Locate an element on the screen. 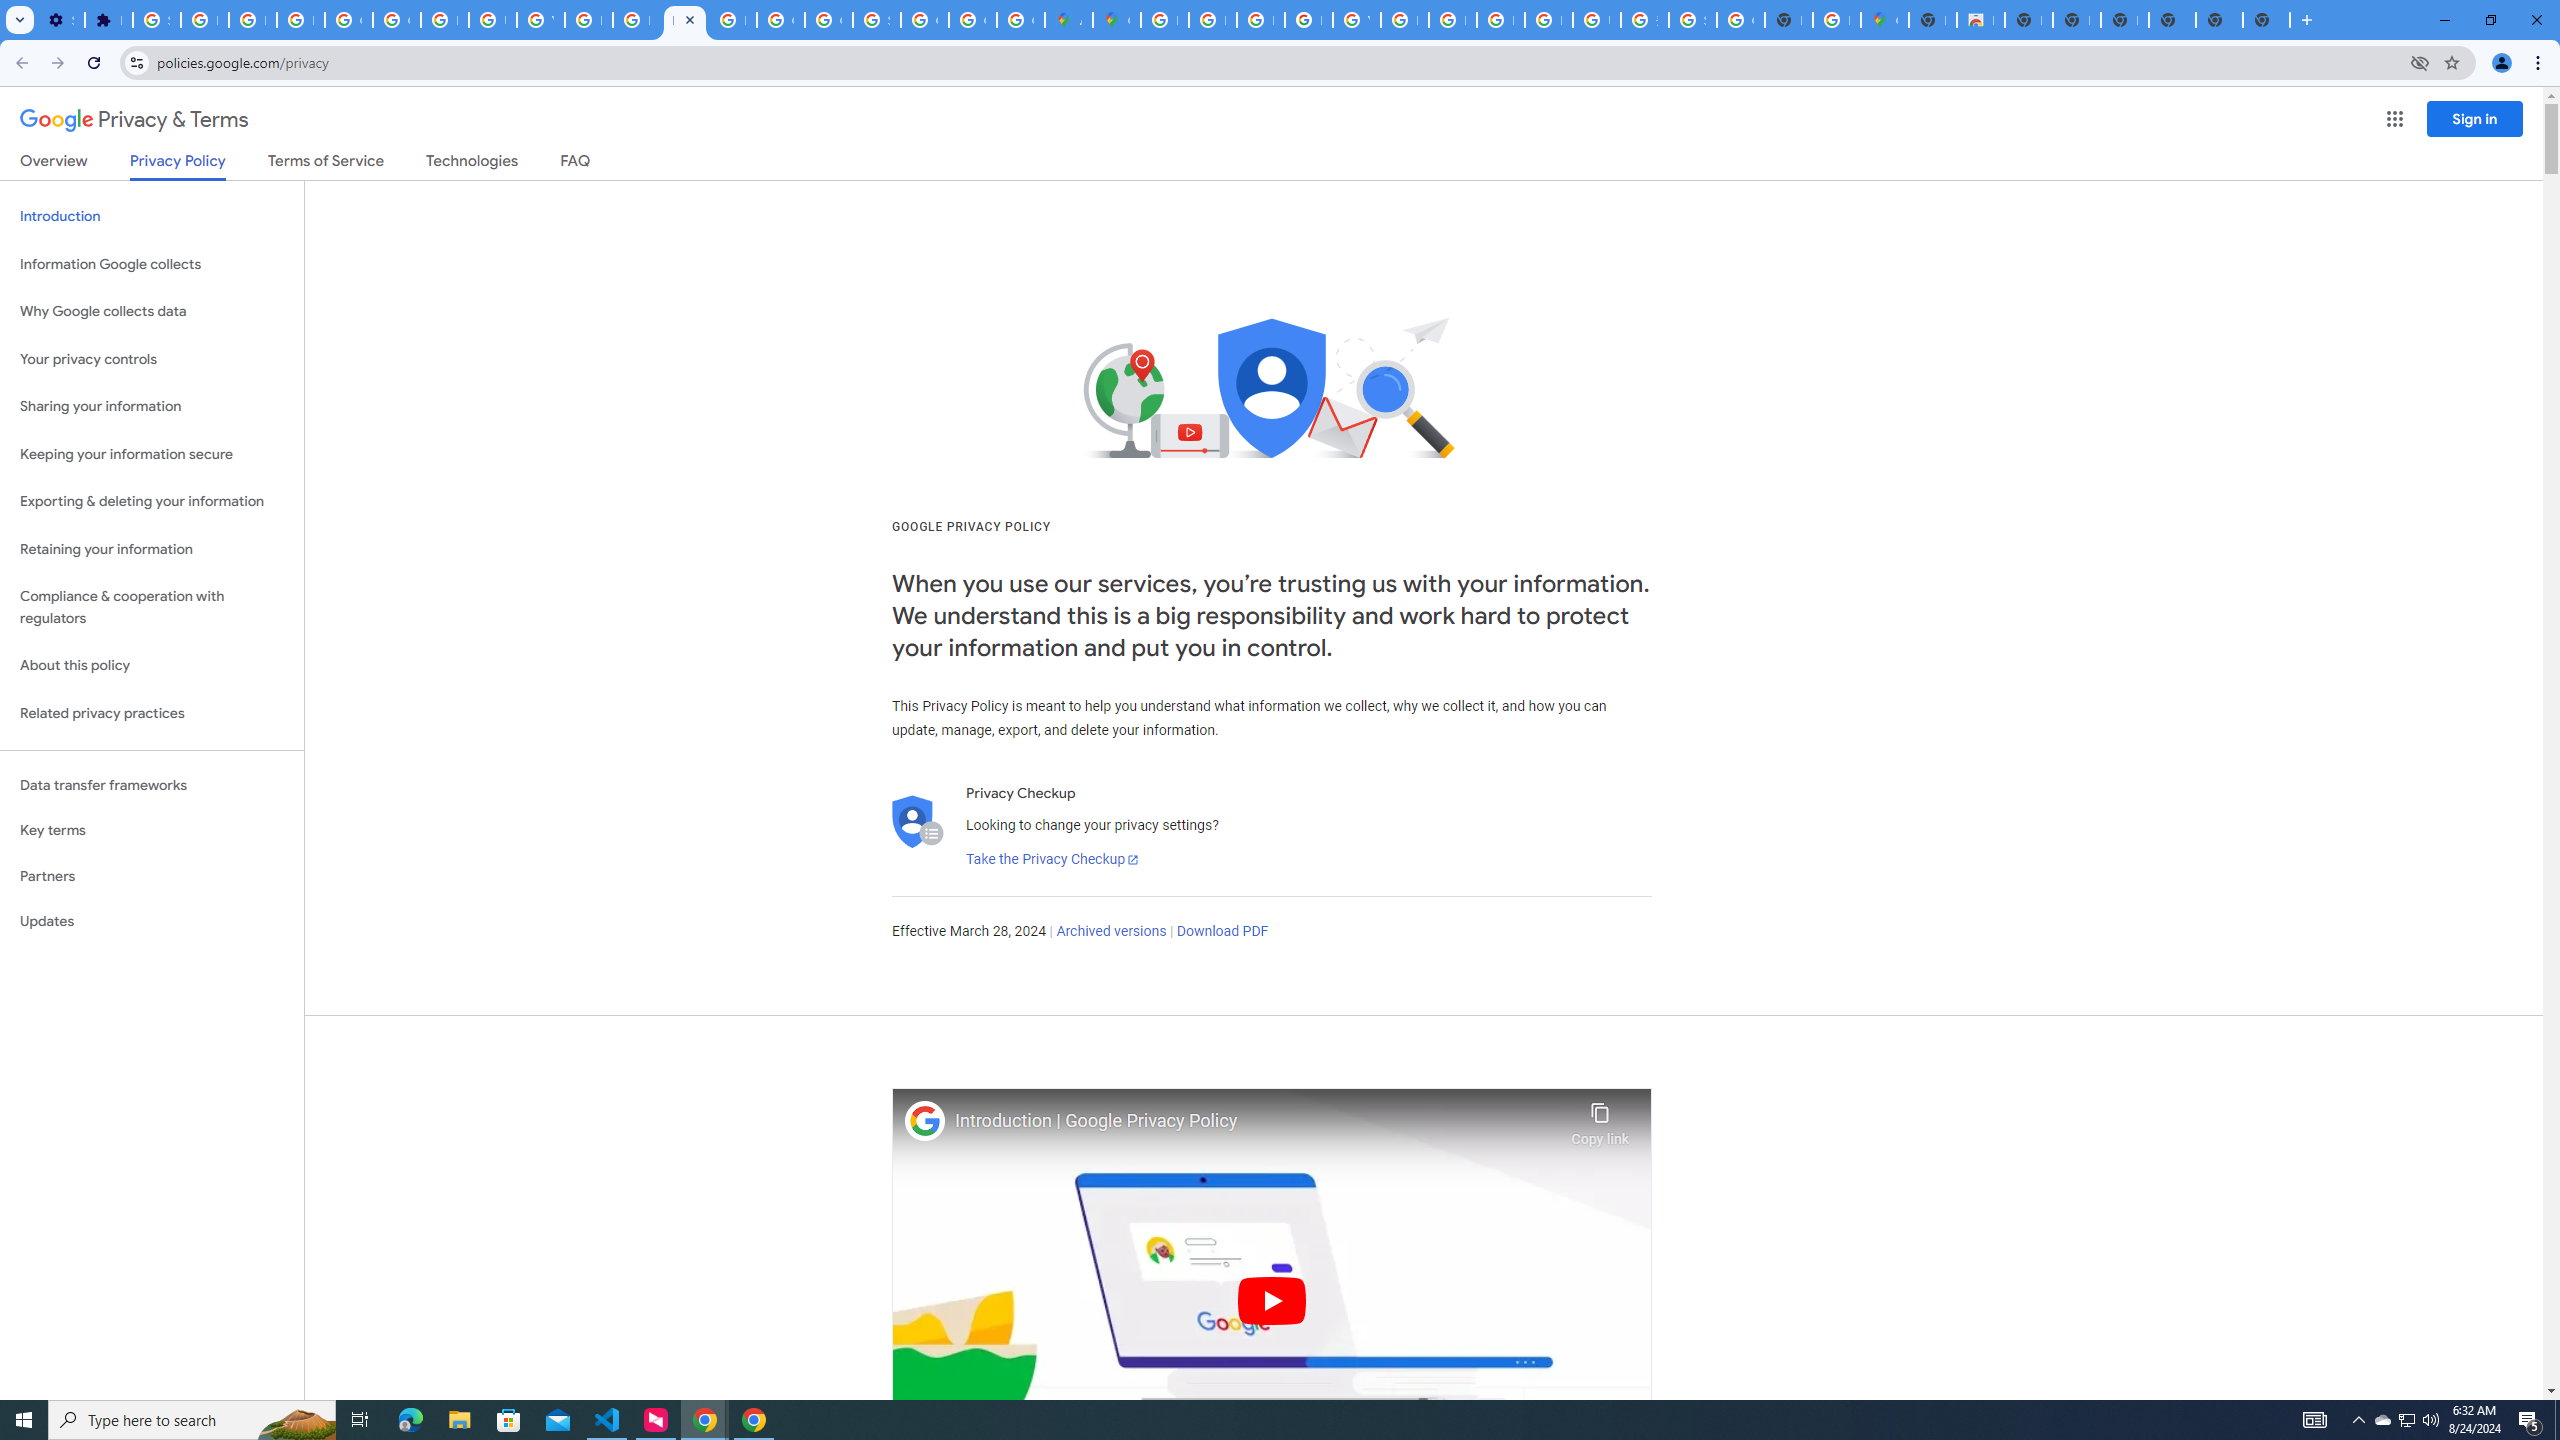  'Settings - On startup' is located at coordinates (61, 19).